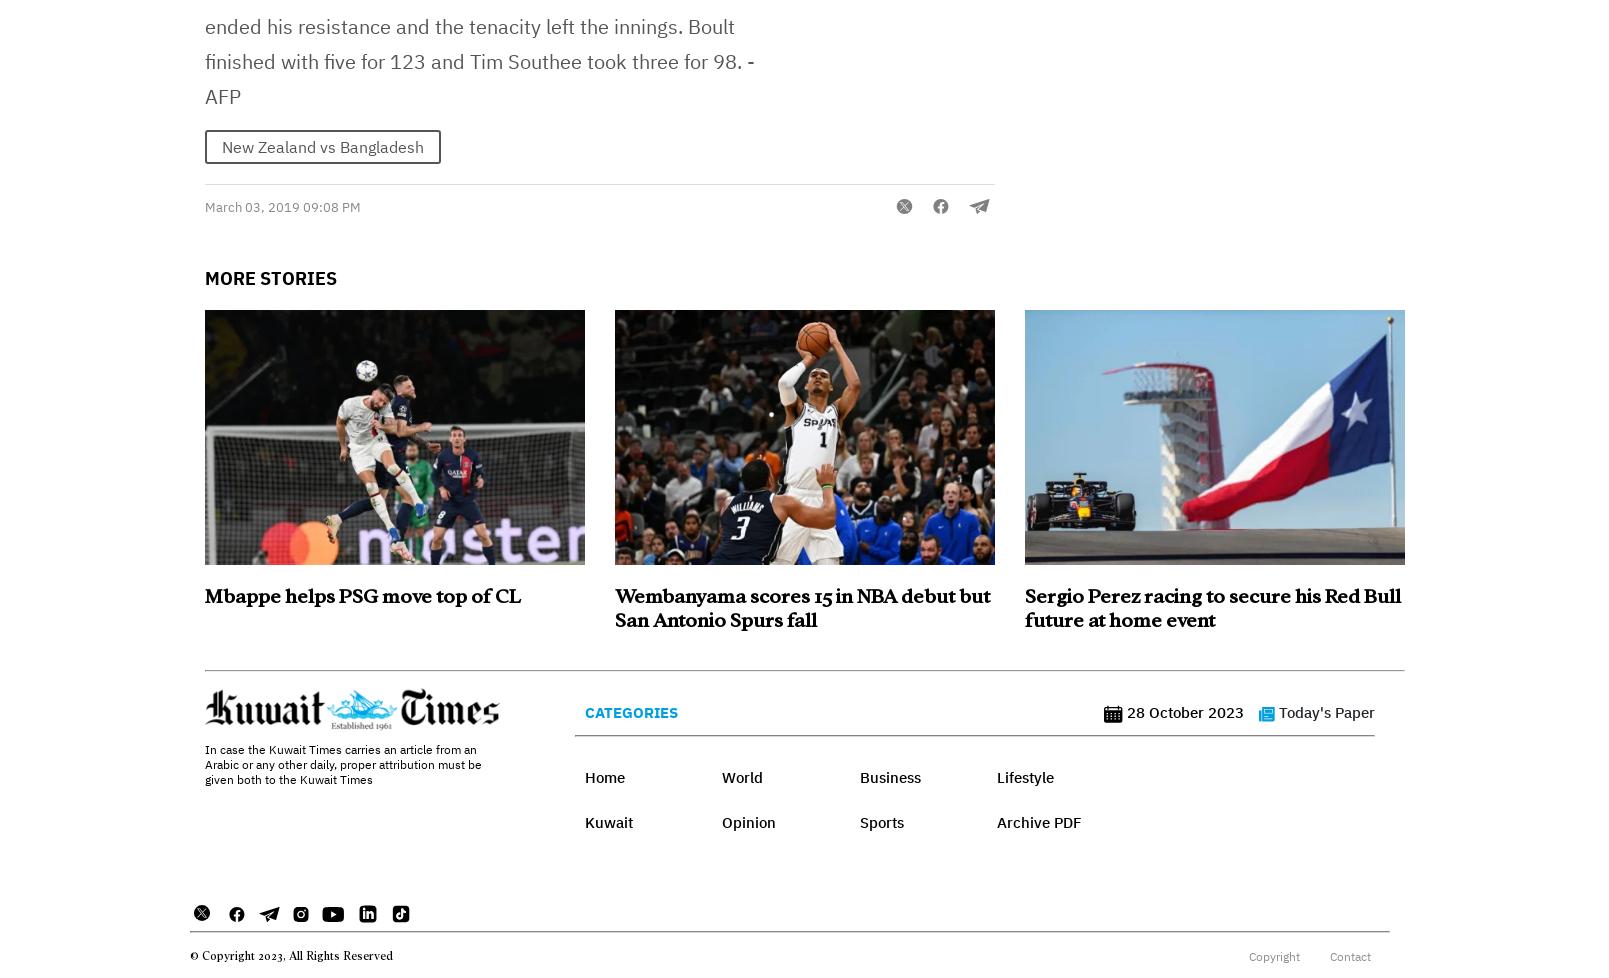 This screenshot has width=1609, height=978. I want to click on 'Archive PDF', so click(1038, 821).